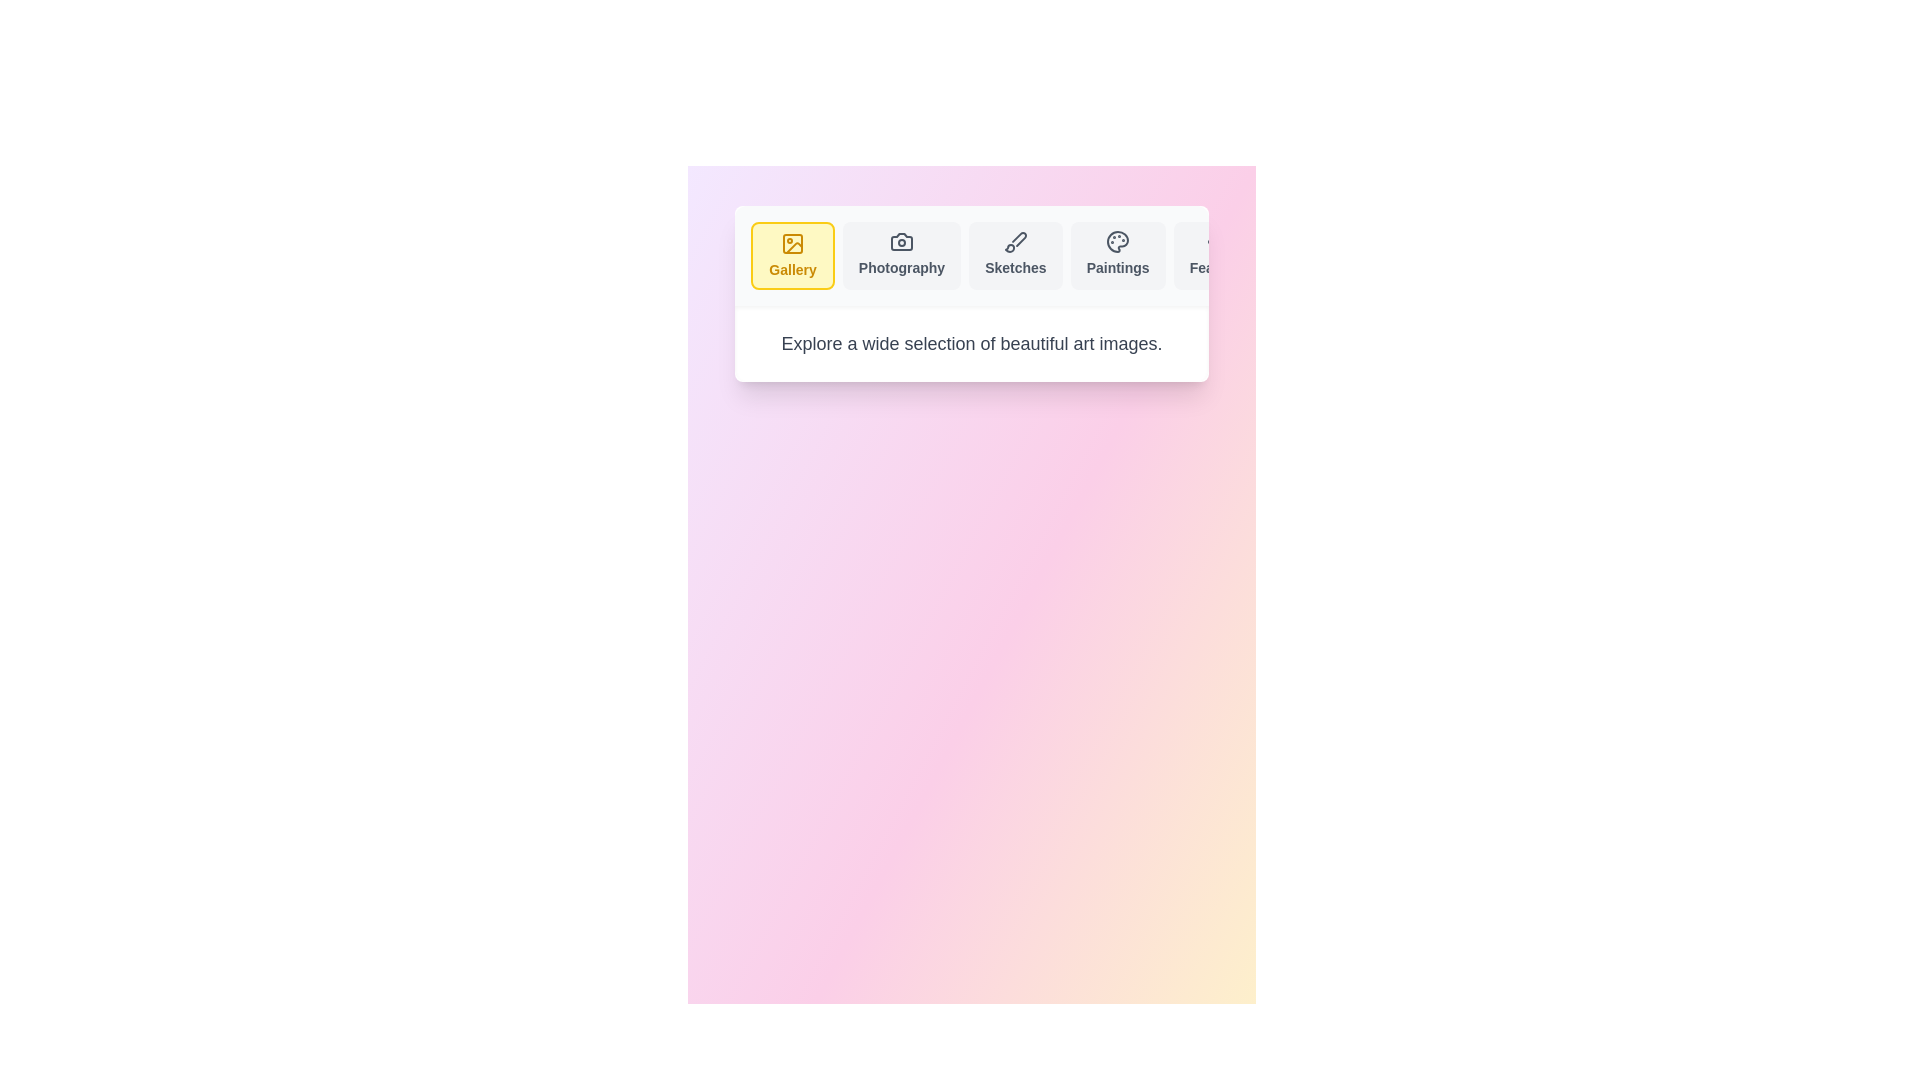  I want to click on the tab labeled Gallery, so click(792, 254).